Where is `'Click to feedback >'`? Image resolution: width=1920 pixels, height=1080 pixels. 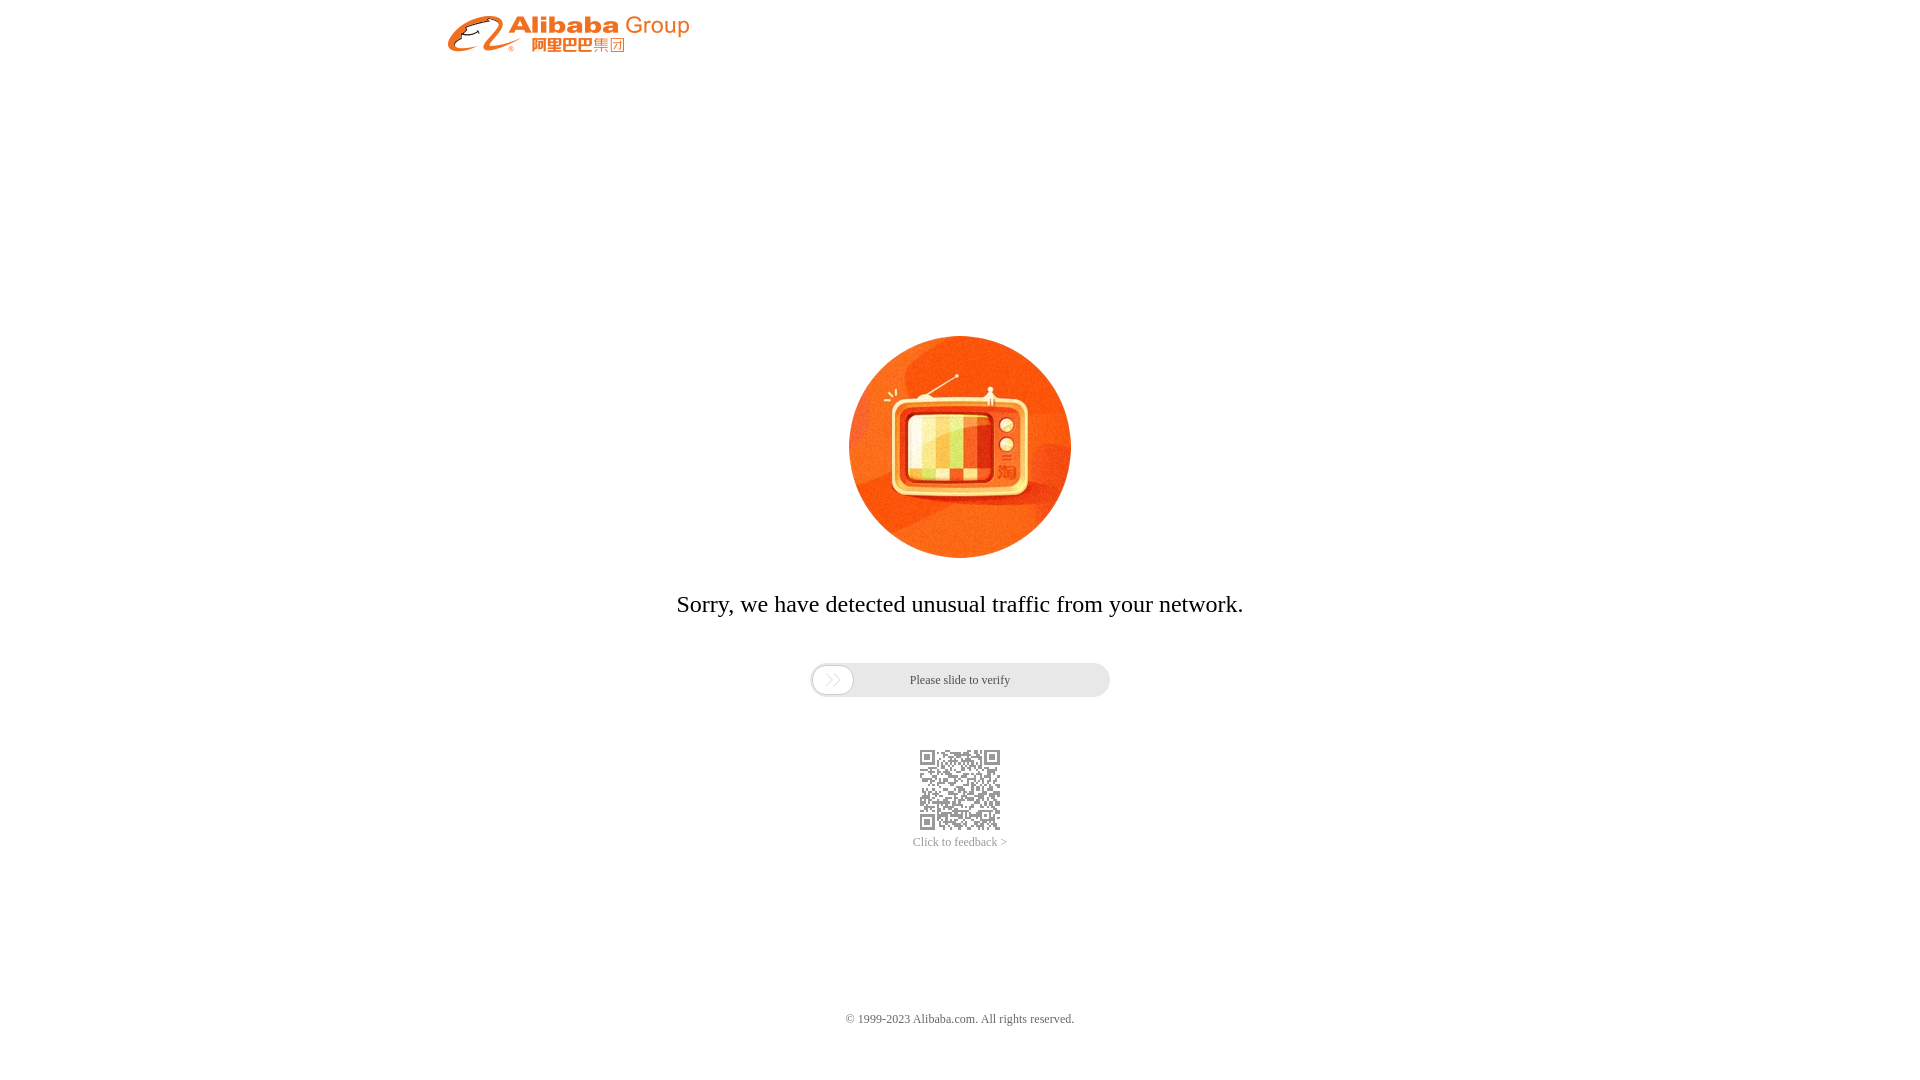
'Click to feedback >' is located at coordinates (911, 842).